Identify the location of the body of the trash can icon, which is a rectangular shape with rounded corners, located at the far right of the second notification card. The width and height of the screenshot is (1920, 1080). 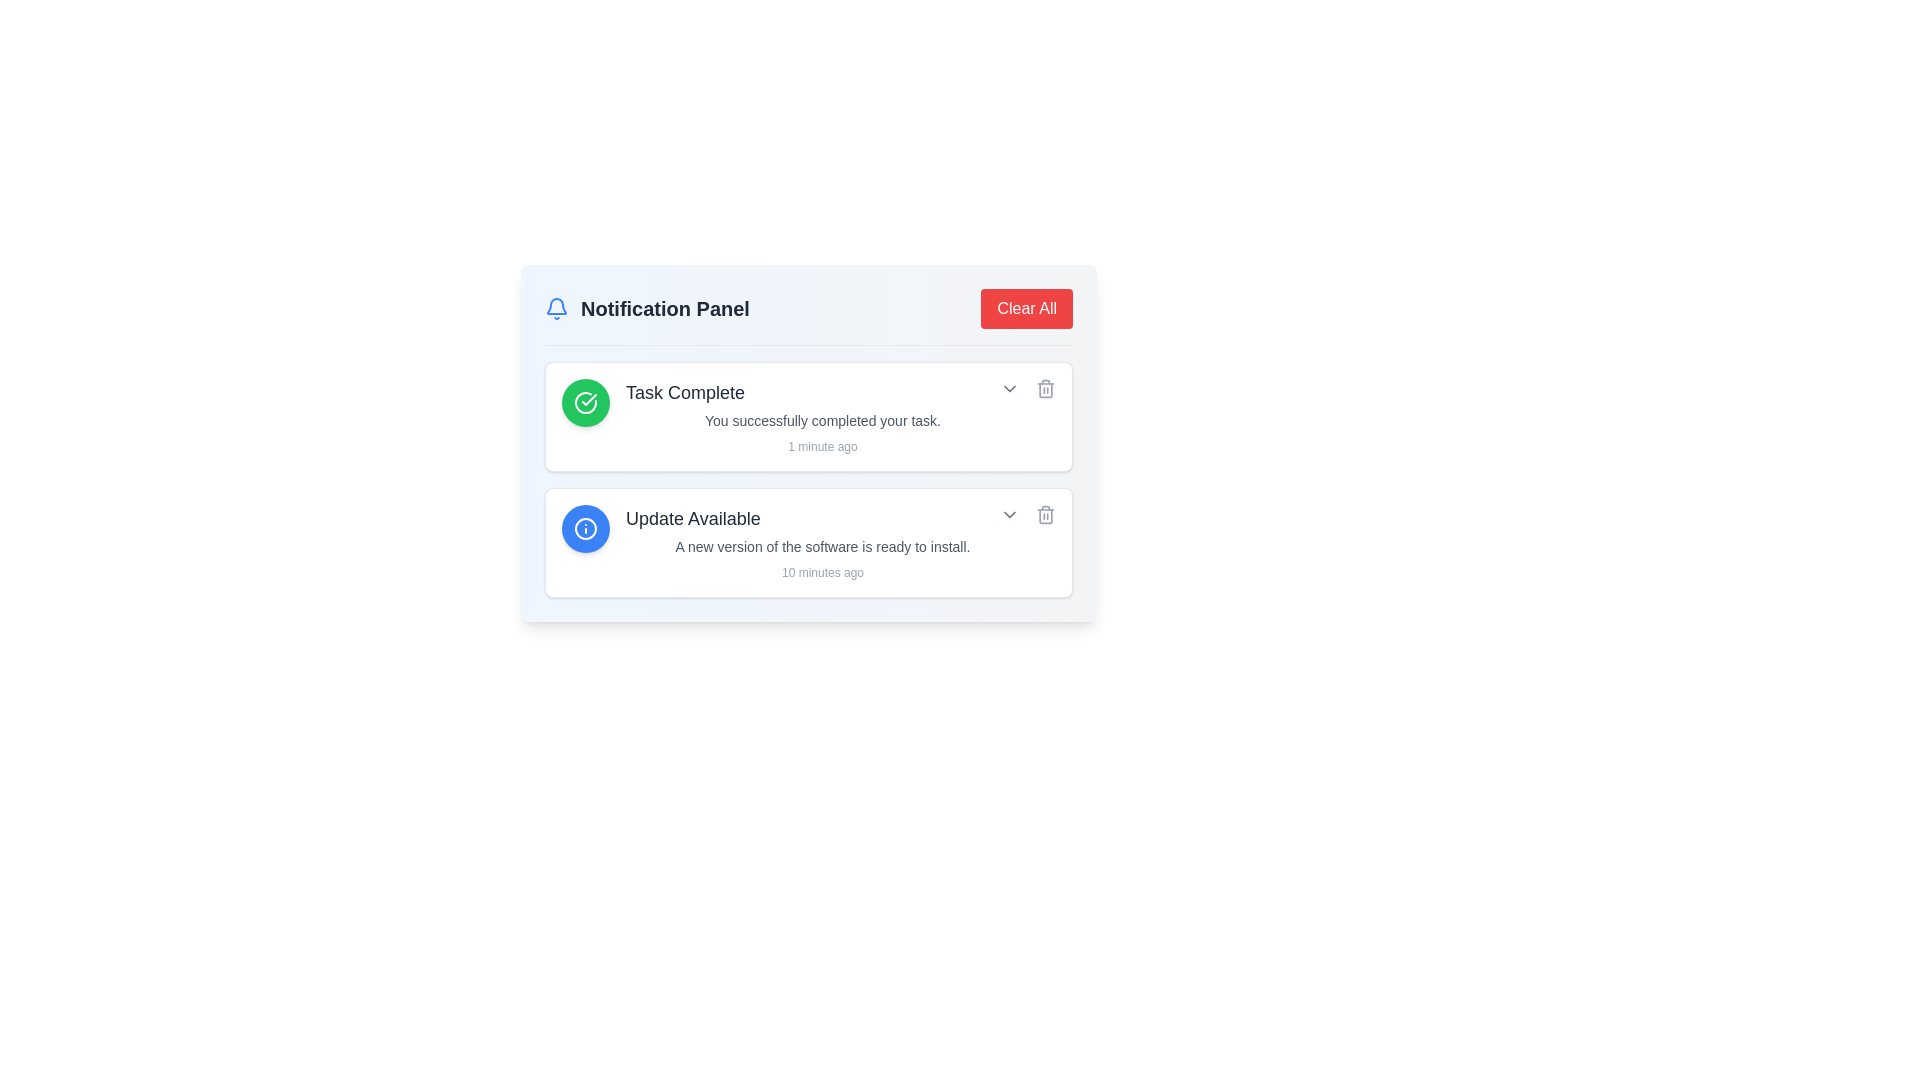
(1045, 389).